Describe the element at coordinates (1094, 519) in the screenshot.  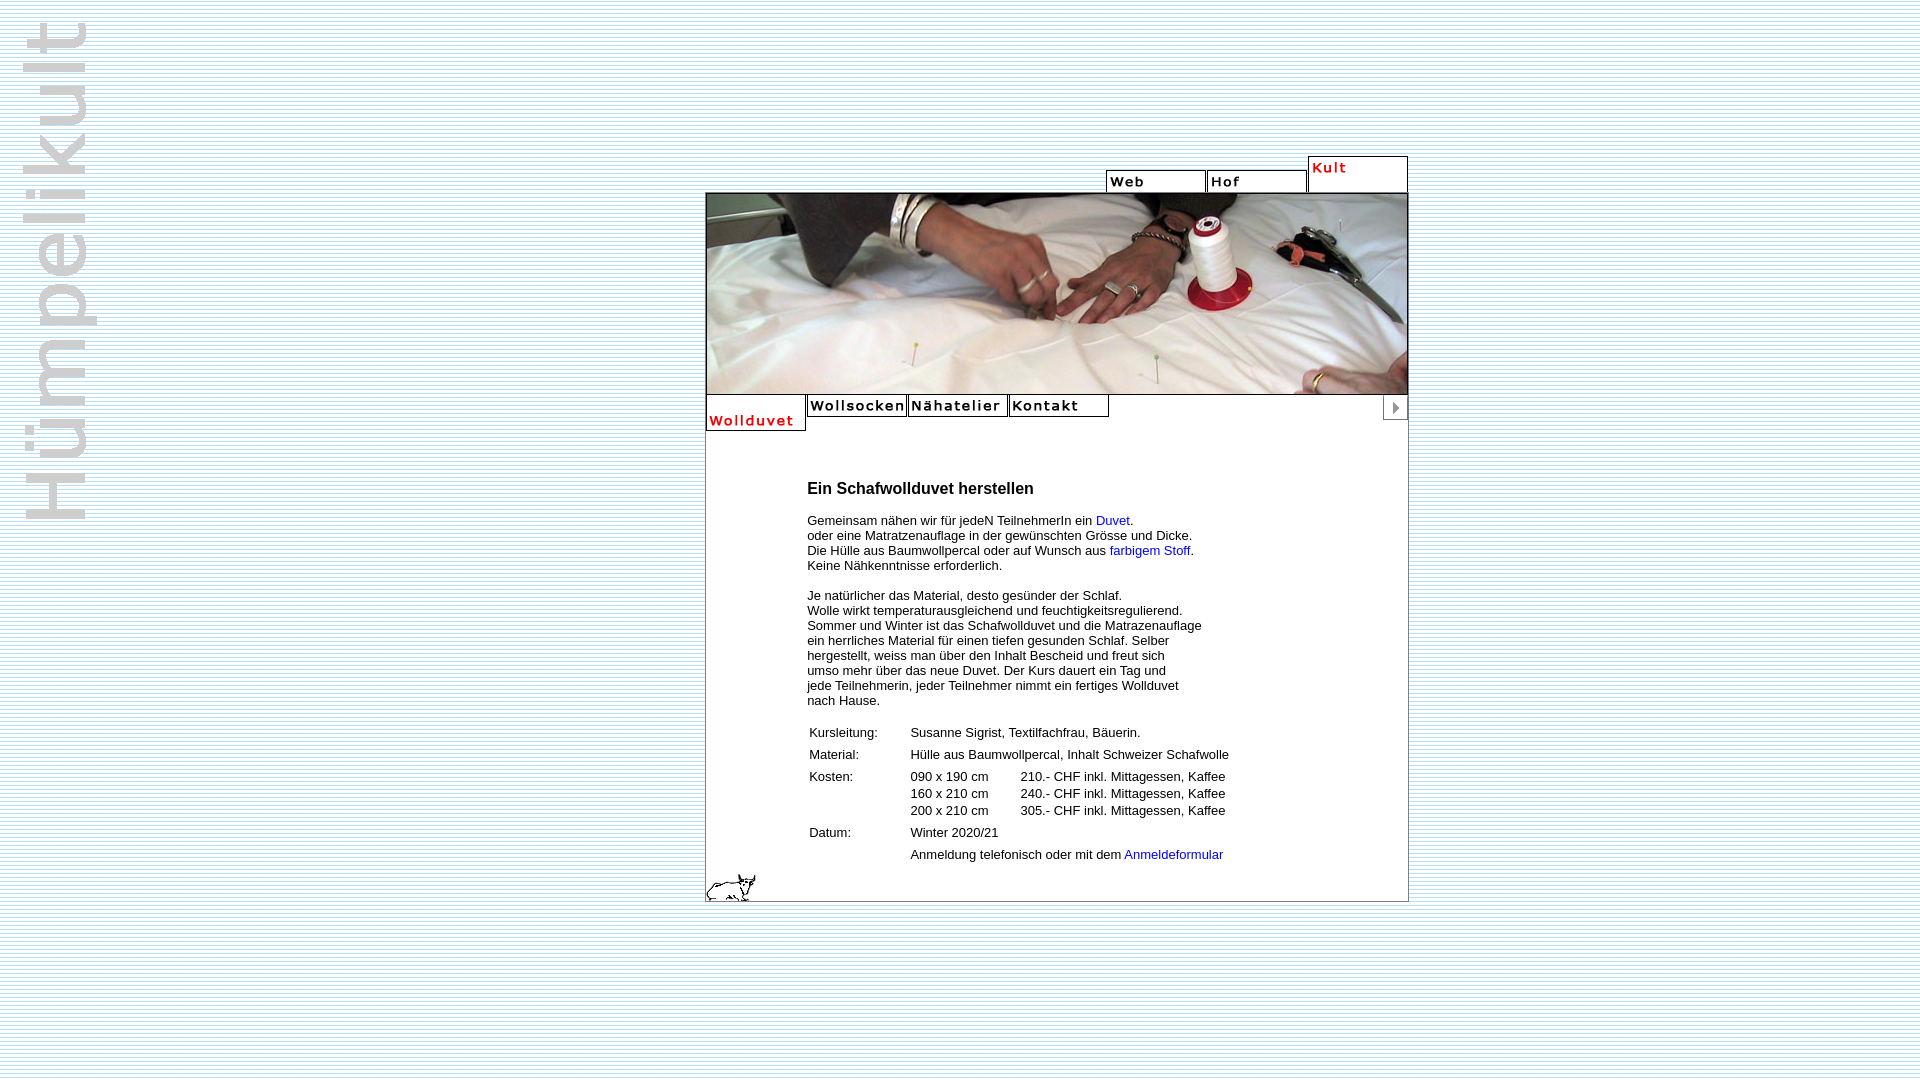
I see `'Duvet'` at that location.